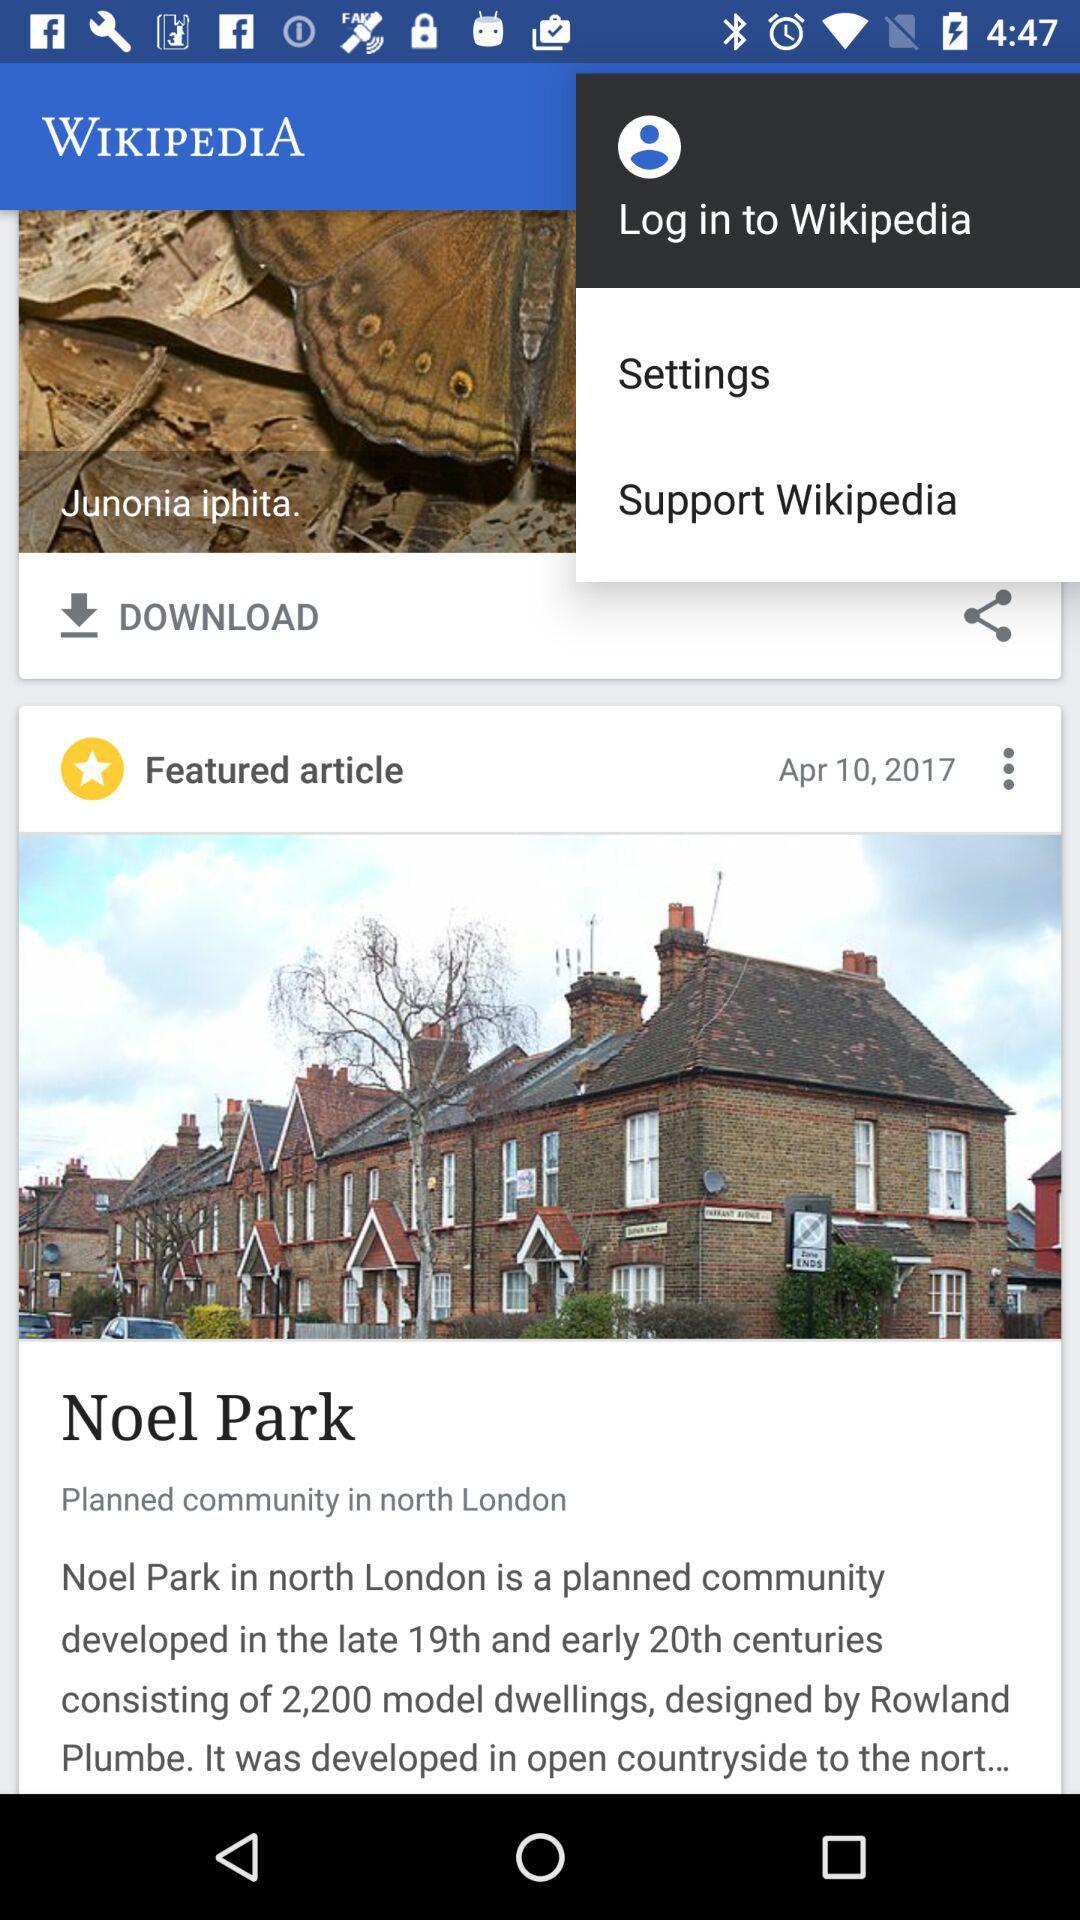 This screenshot has height=1920, width=1080. What do you see at coordinates (828, 372) in the screenshot?
I see `the icon below the log in to item` at bounding box center [828, 372].